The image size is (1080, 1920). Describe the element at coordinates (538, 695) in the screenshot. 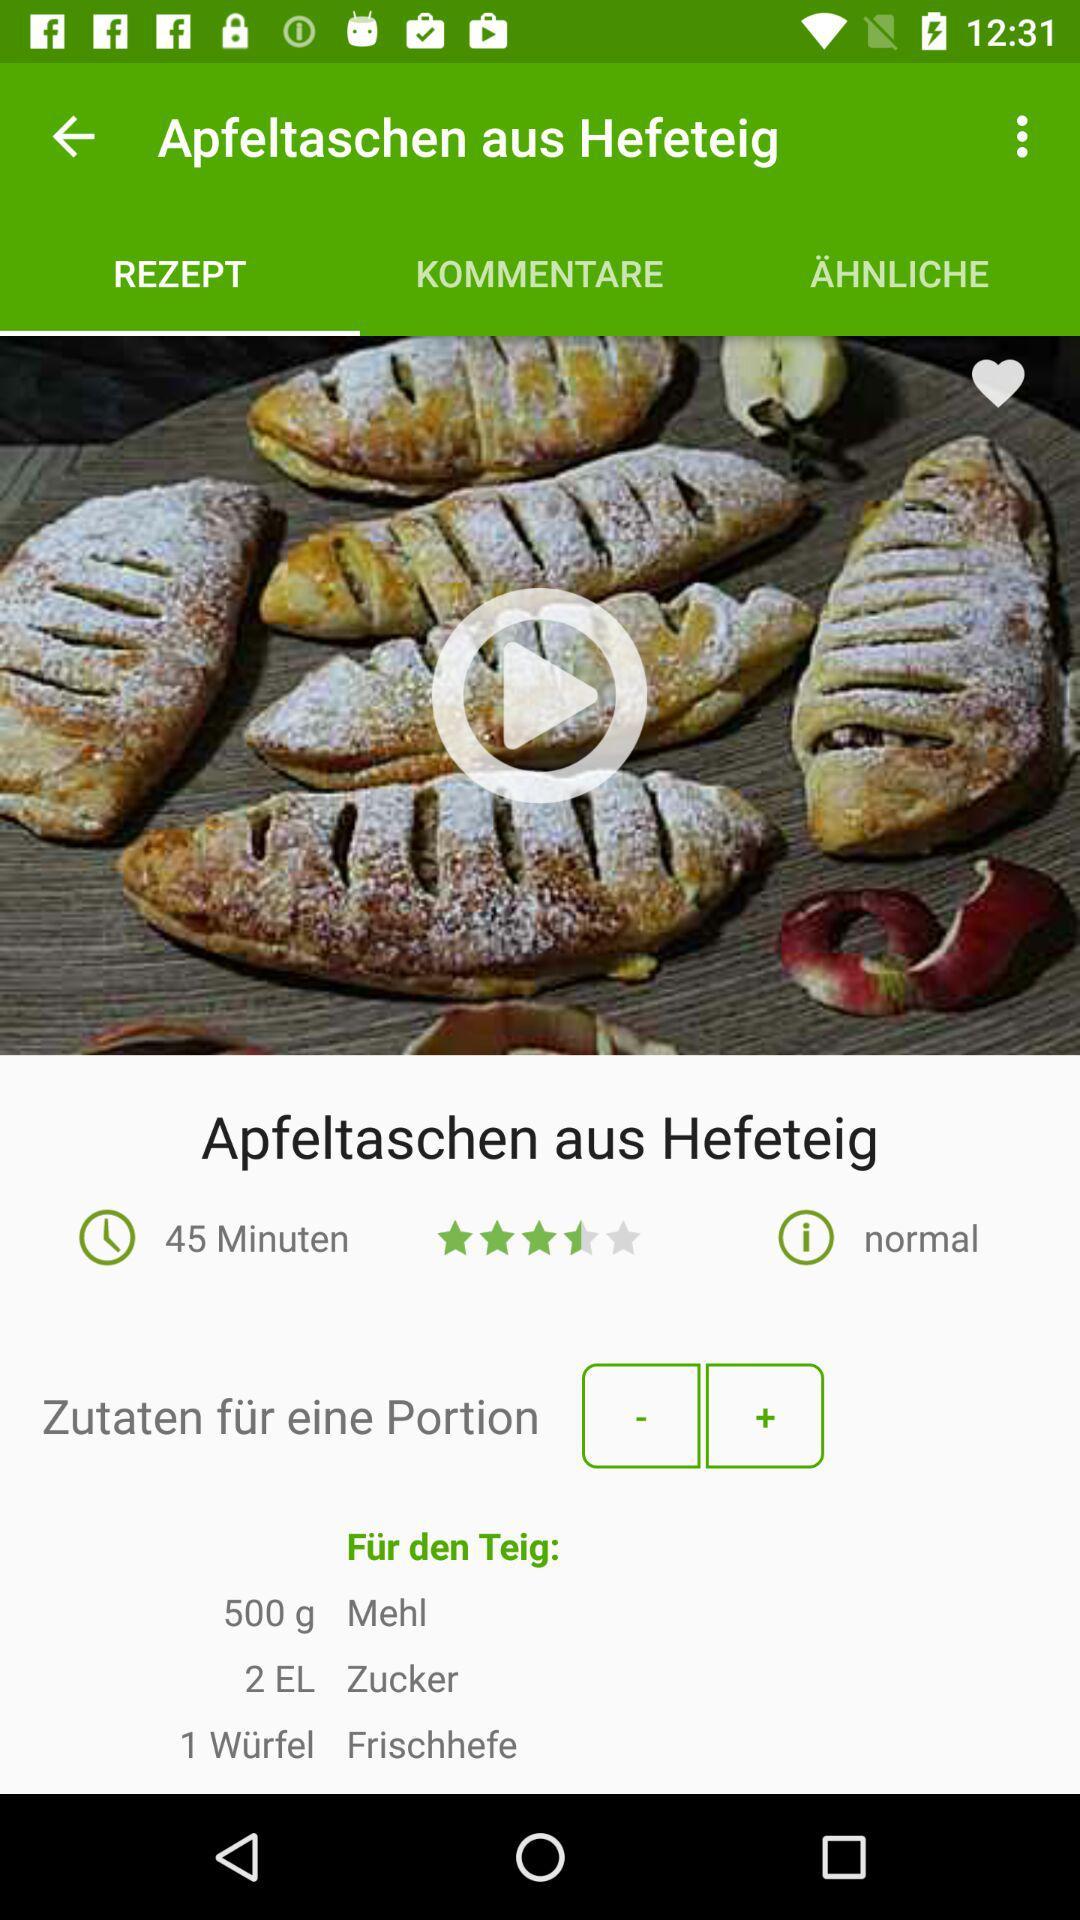

I see `paly button` at that location.